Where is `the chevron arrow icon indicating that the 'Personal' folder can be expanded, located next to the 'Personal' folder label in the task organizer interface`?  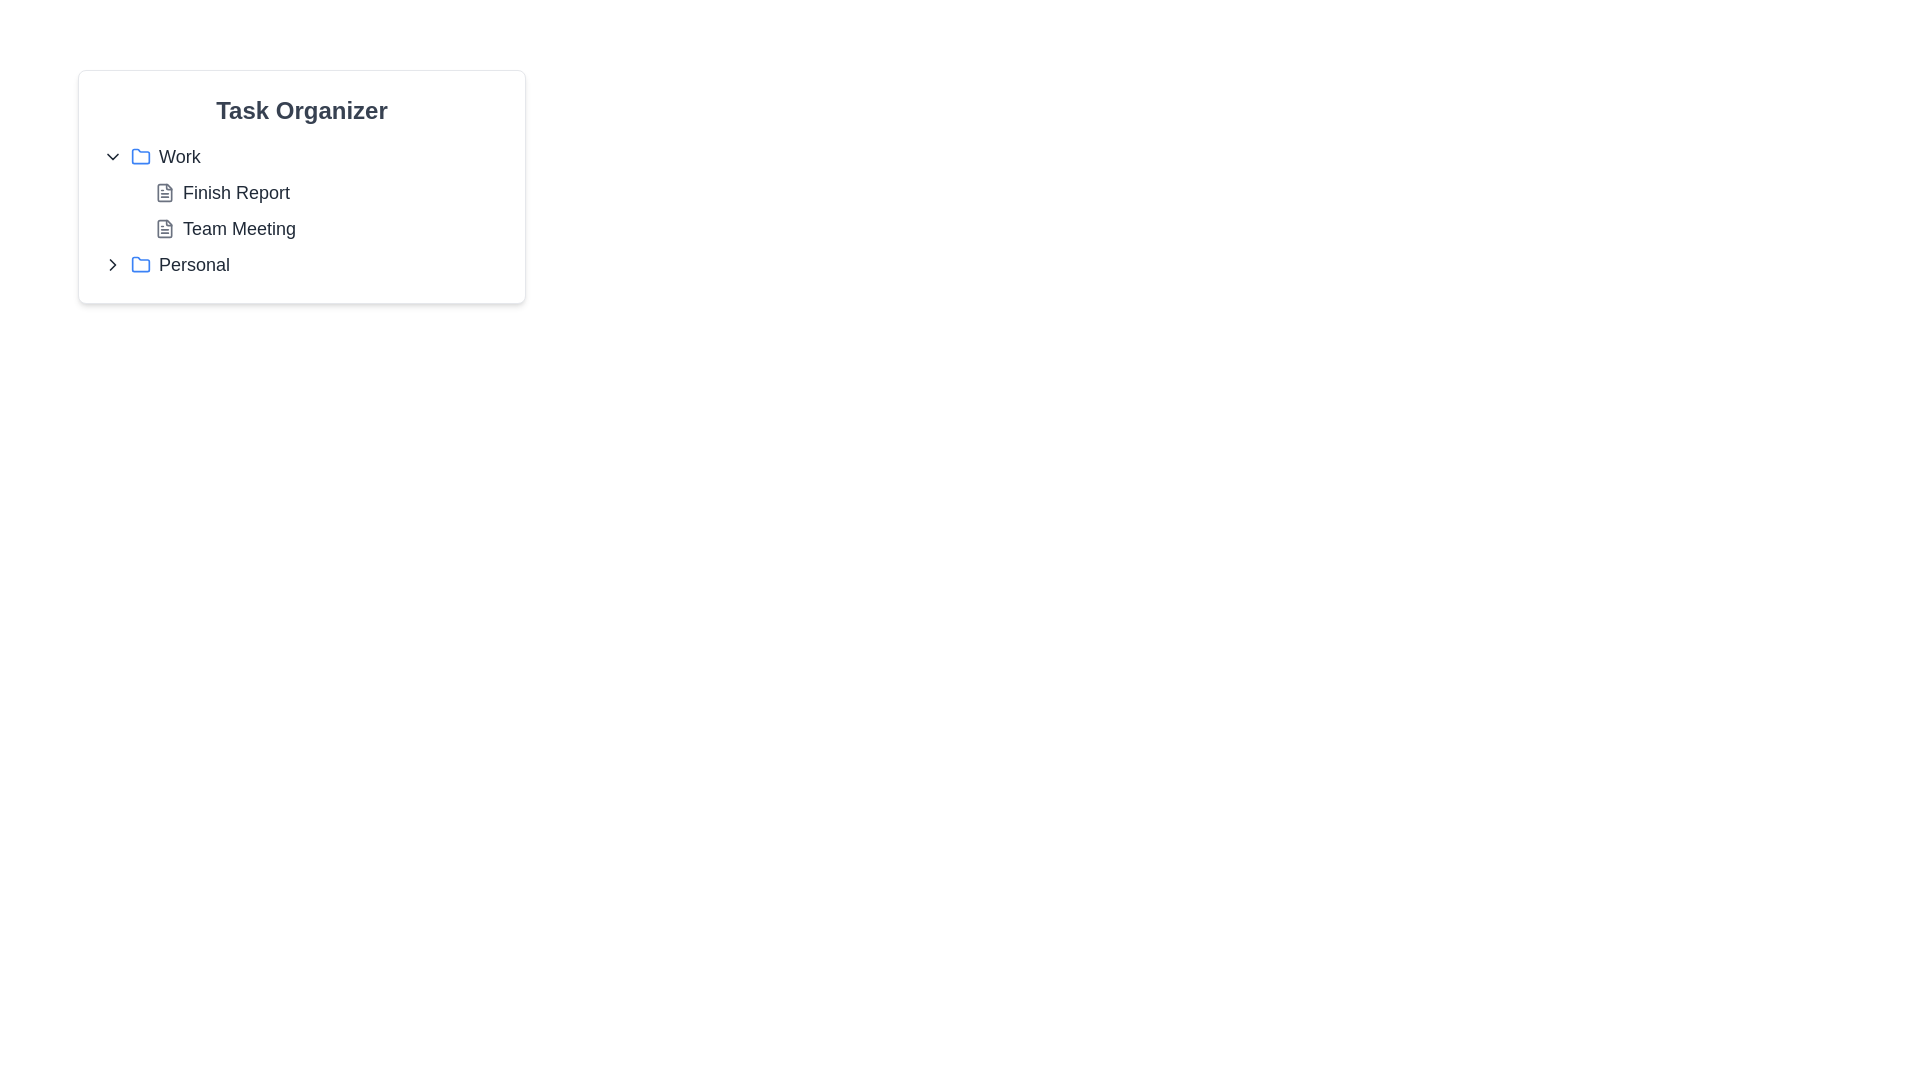 the chevron arrow icon indicating that the 'Personal' folder can be expanded, located next to the 'Personal' folder label in the task organizer interface is located at coordinates (112, 264).